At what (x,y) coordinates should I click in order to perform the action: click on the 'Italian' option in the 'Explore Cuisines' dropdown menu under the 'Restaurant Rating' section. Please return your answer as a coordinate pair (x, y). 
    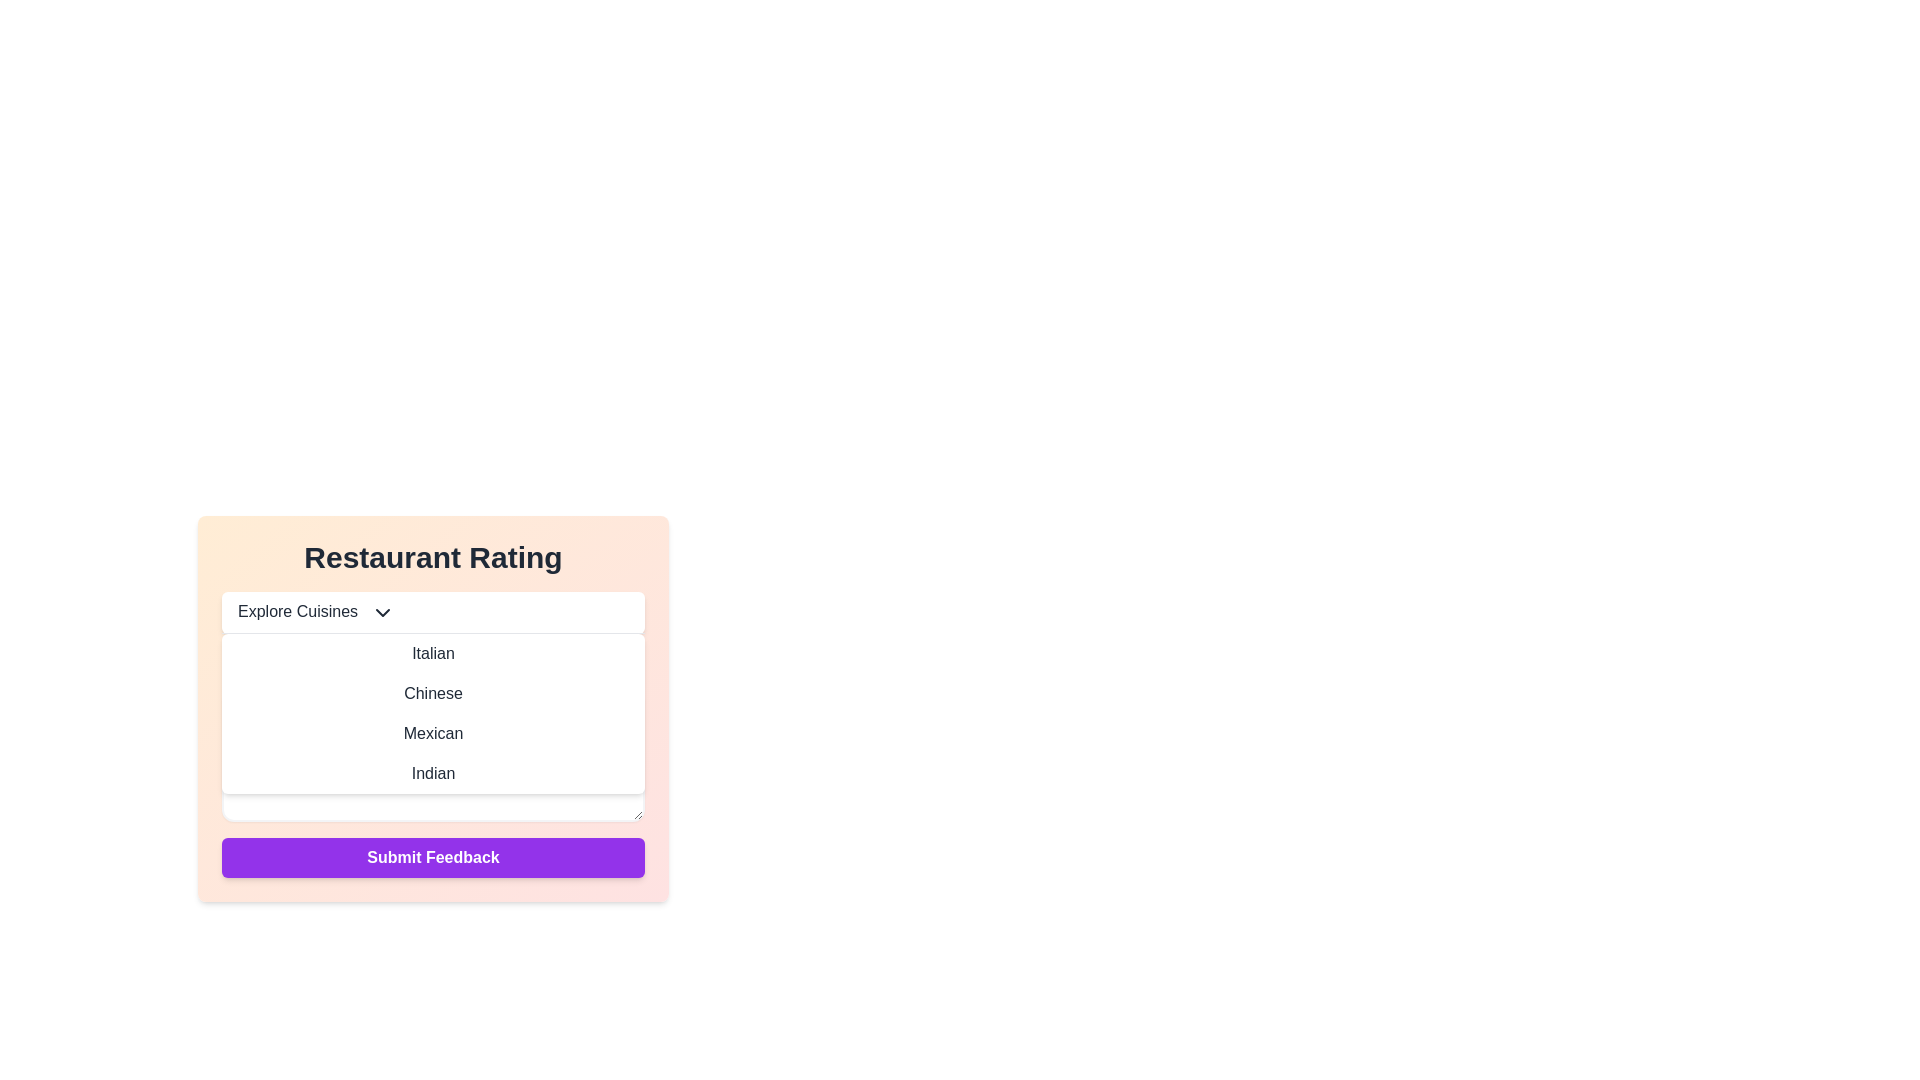
    Looking at the image, I should click on (432, 661).